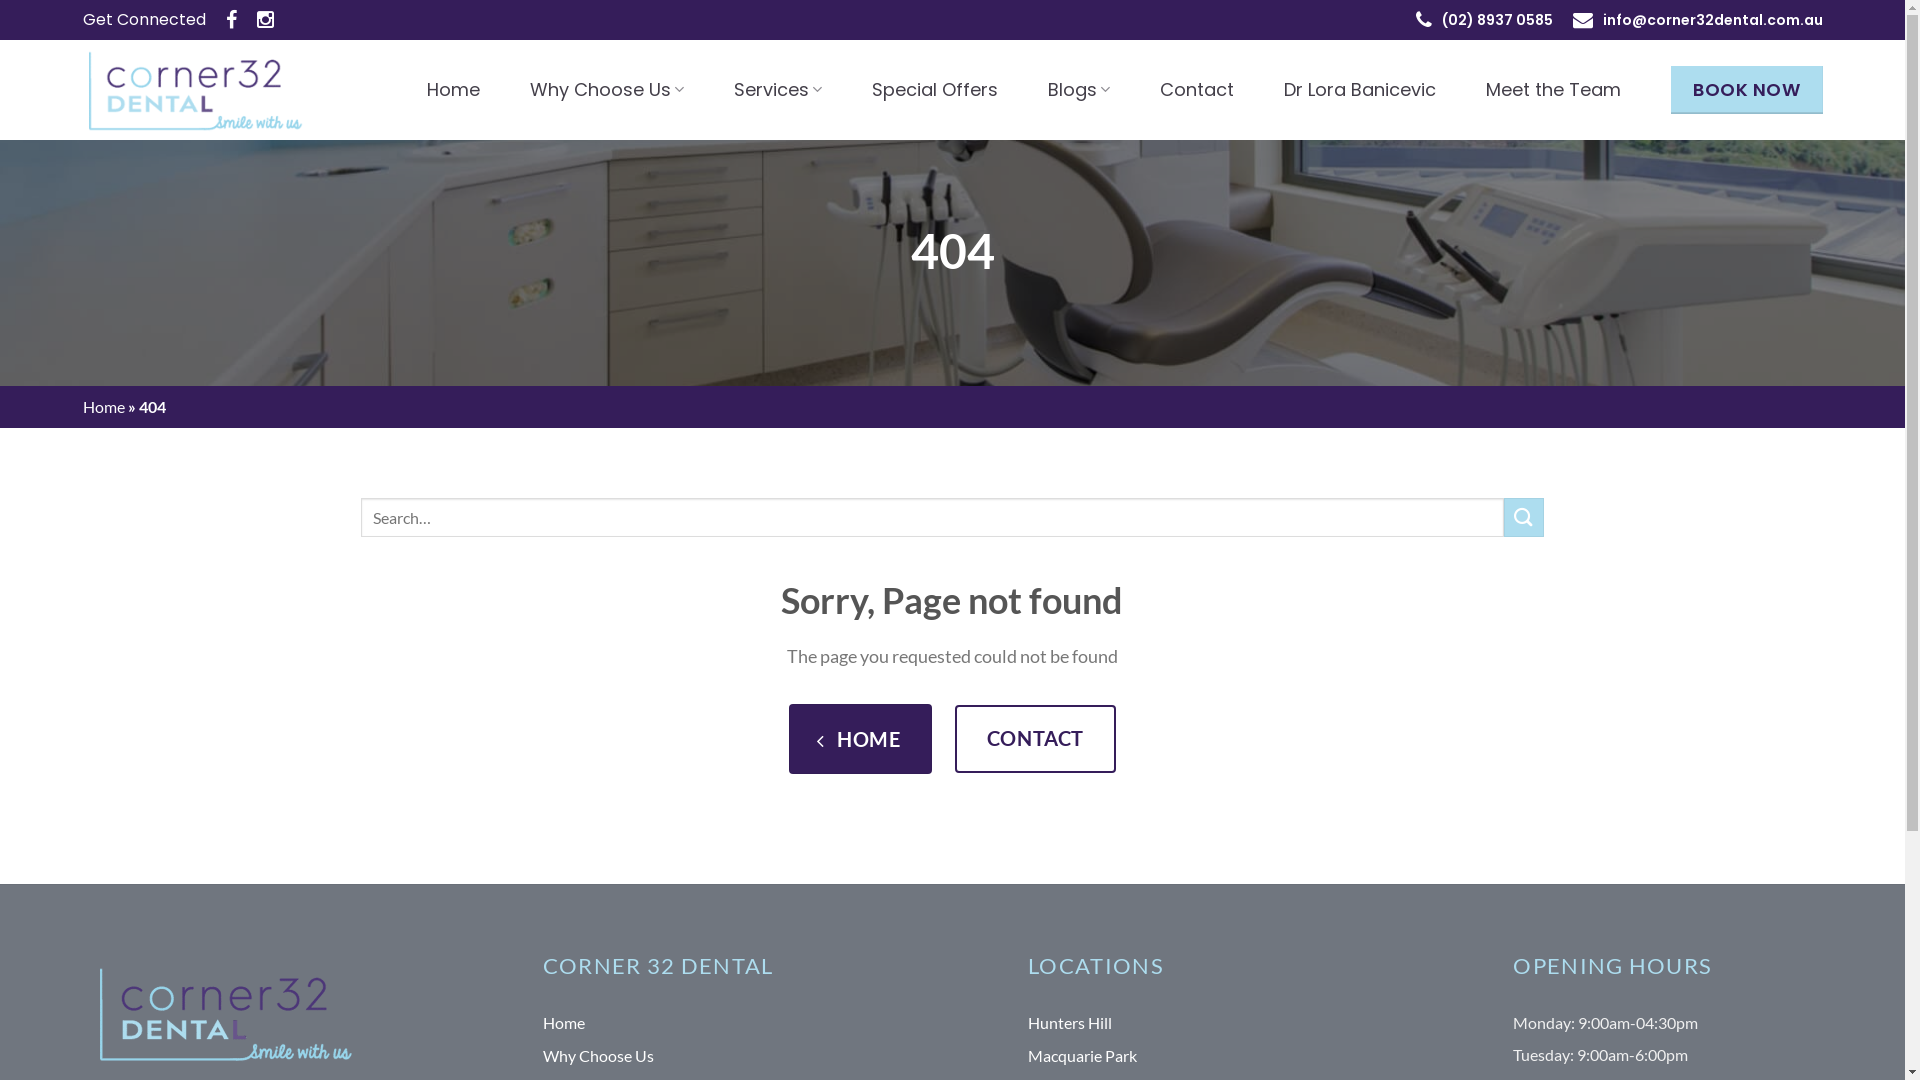  What do you see at coordinates (1196, 88) in the screenshot?
I see `'Contact'` at bounding box center [1196, 88].